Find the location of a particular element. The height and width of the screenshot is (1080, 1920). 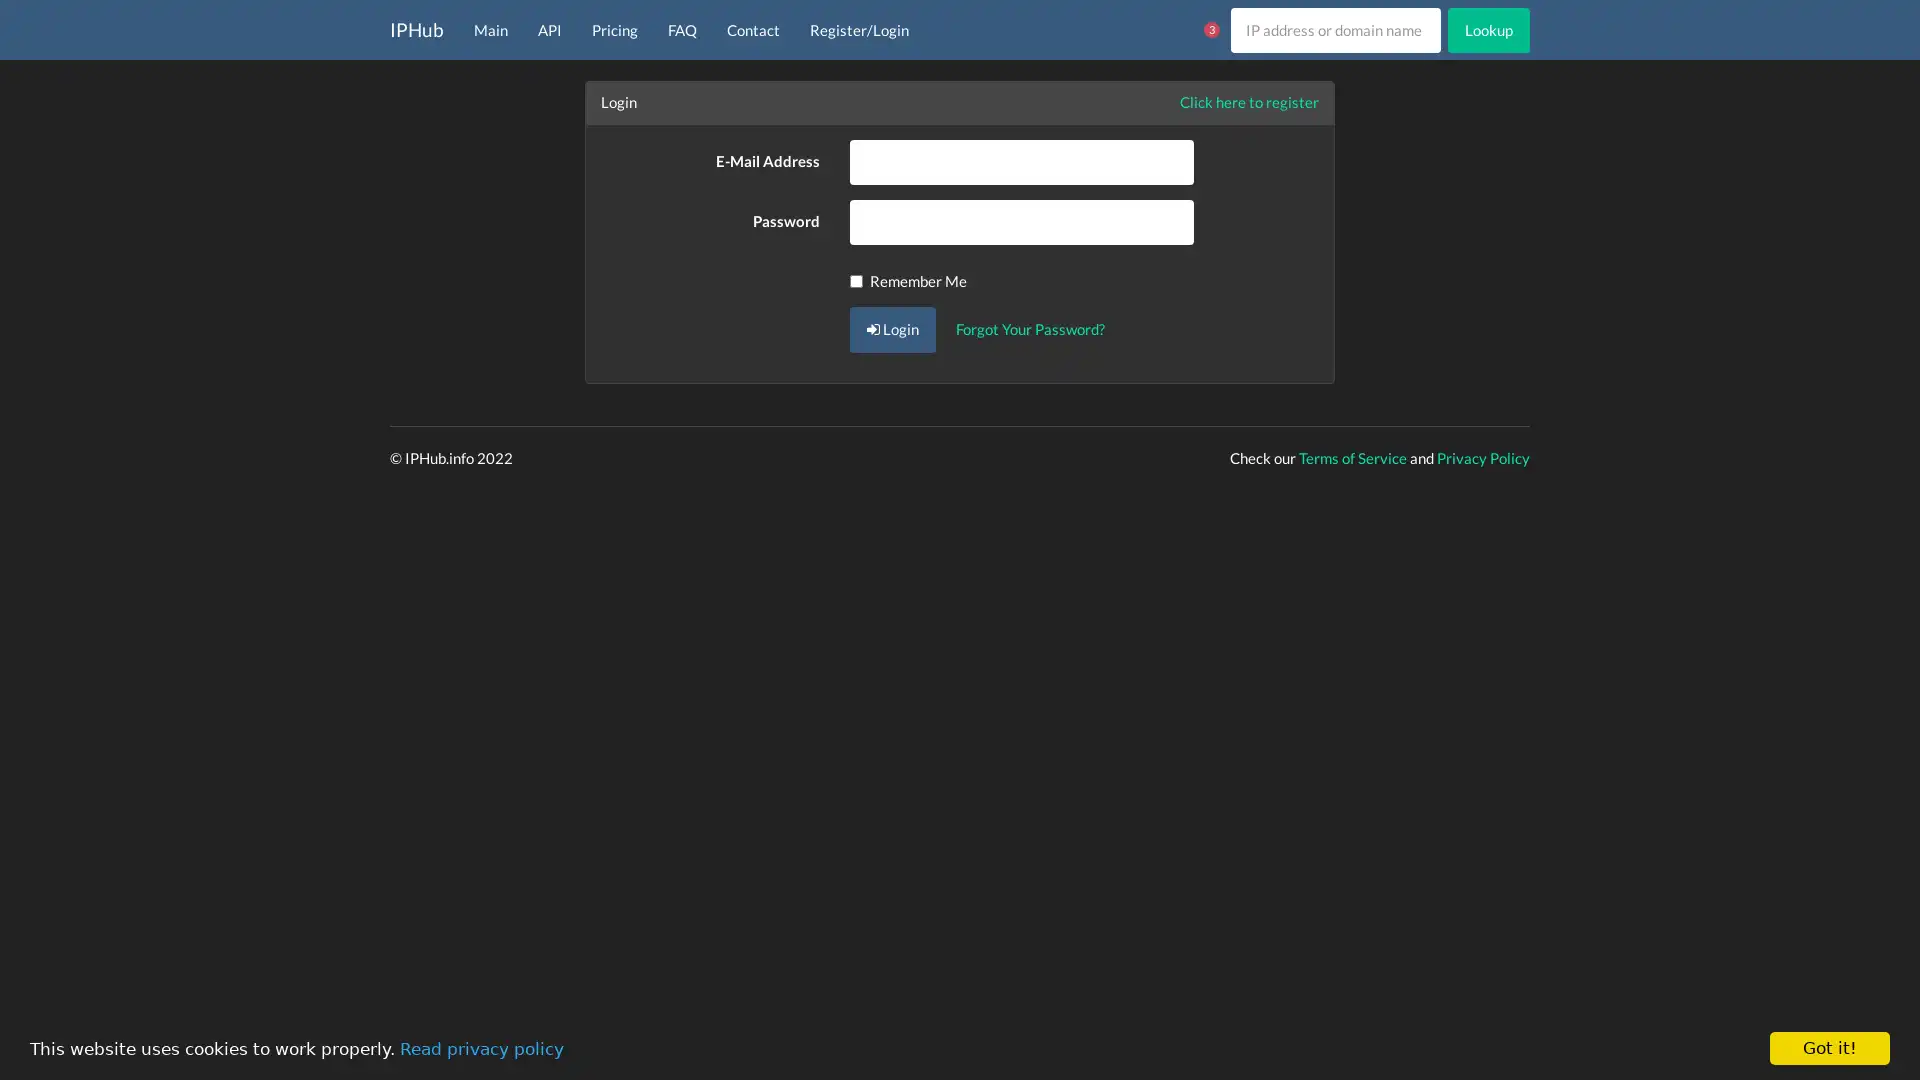

Login is located at coordinates (891, 328).